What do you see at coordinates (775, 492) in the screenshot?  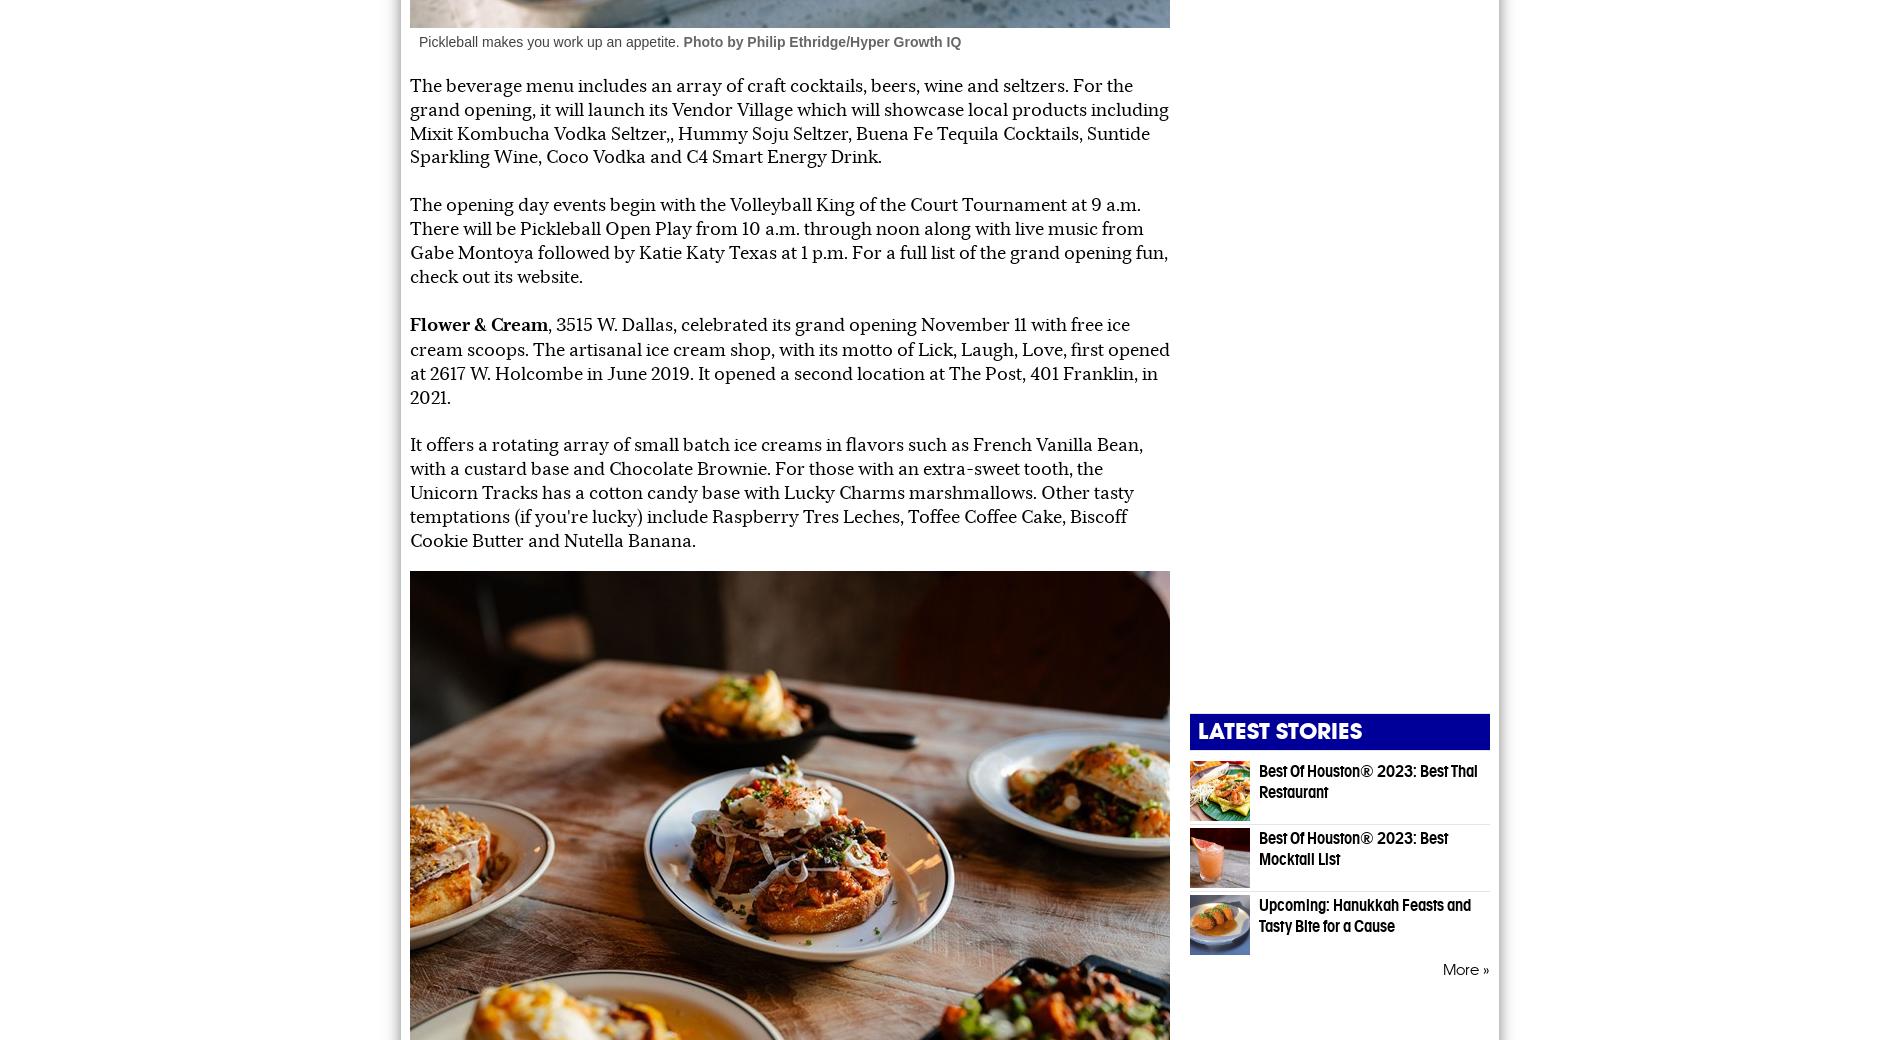 I see `'It offers a rotating array of small batch ice creams in flavors such as French Vanilla Bean, with a custard base and Chocolate Brownie. For those with an extra-sweet tooth, the Unicorn Tracks has a cotton candy base with Lucky Charms marshmallows. Other tasty temptations (if you're lucky) include Raspberry Tres Leches, Toffee Coffee Cake, Biscoff Cookie Butter and Nutella Banana.'` at bounding box center [775, 492].